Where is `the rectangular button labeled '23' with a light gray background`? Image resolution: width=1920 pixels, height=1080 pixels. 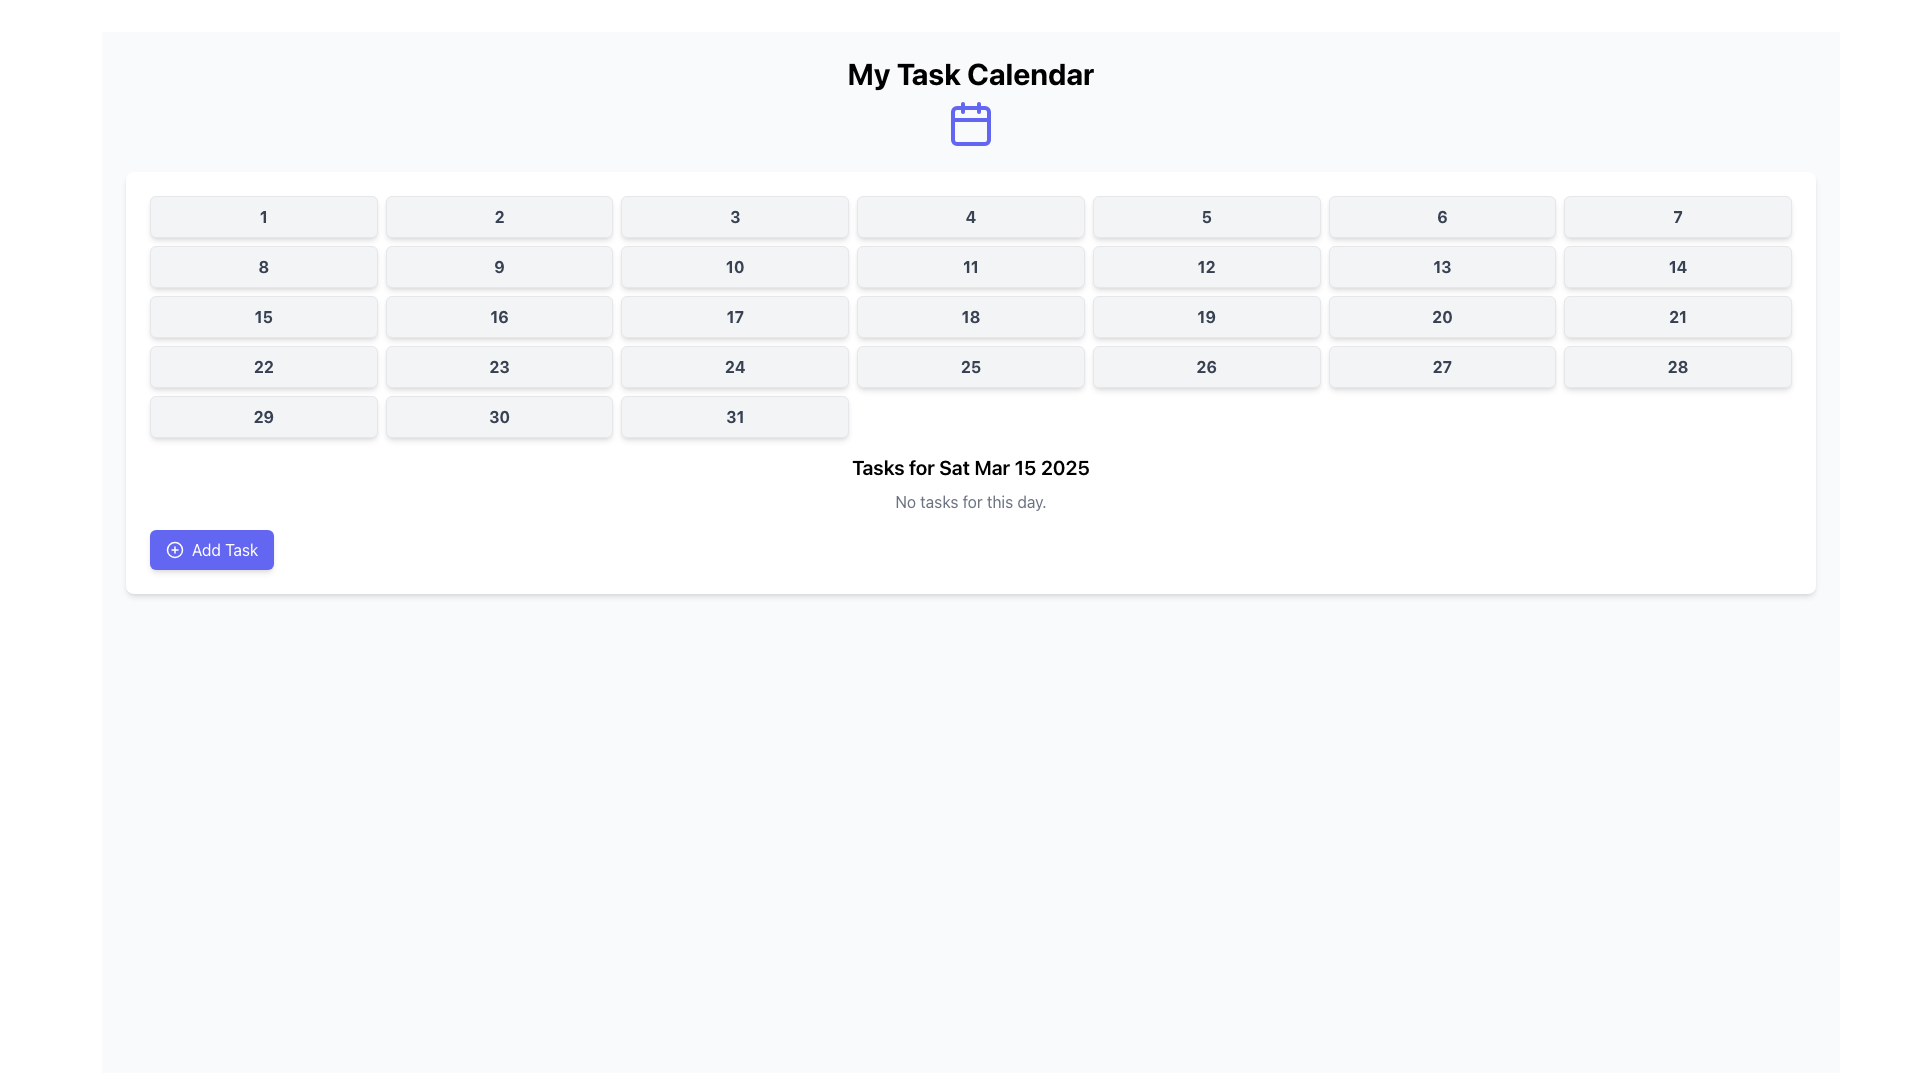
the rectangular button labeled '23' with a light gray background is located at coordinates (499, 366).